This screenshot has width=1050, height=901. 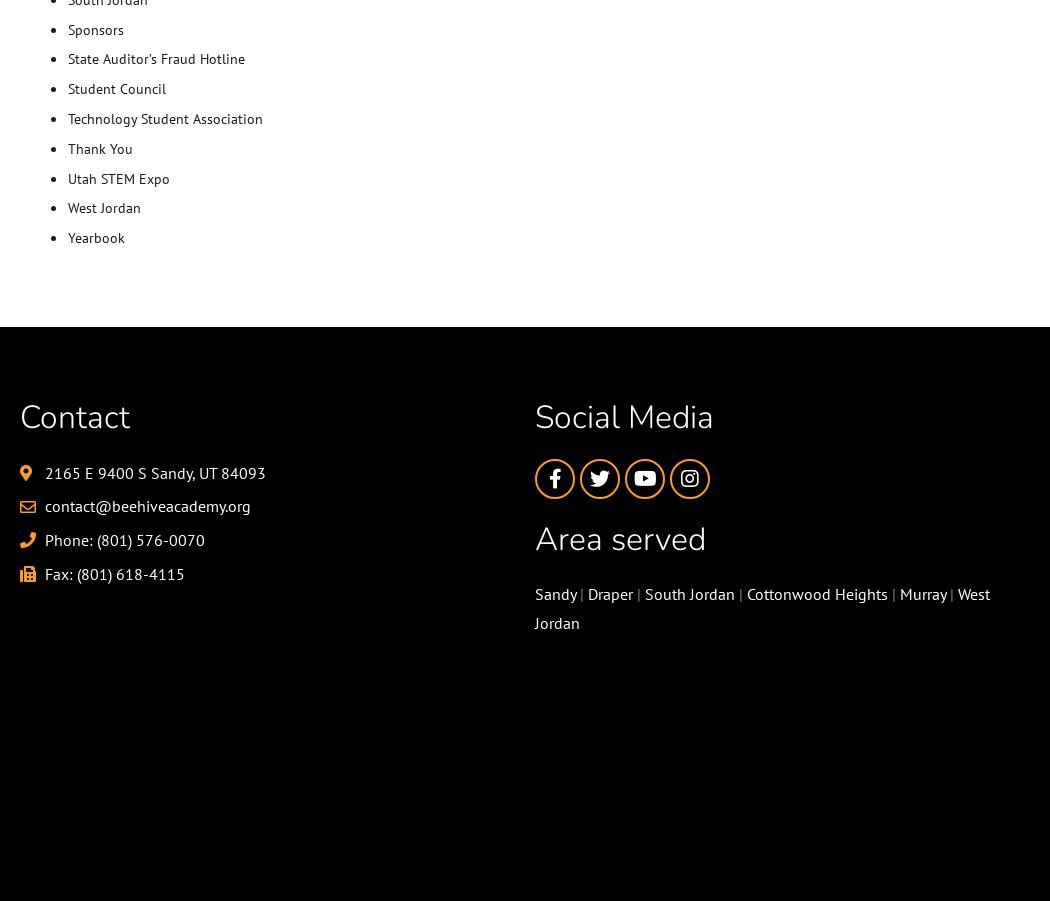 I want to click on 'Contact', so click(x=73, y=415).